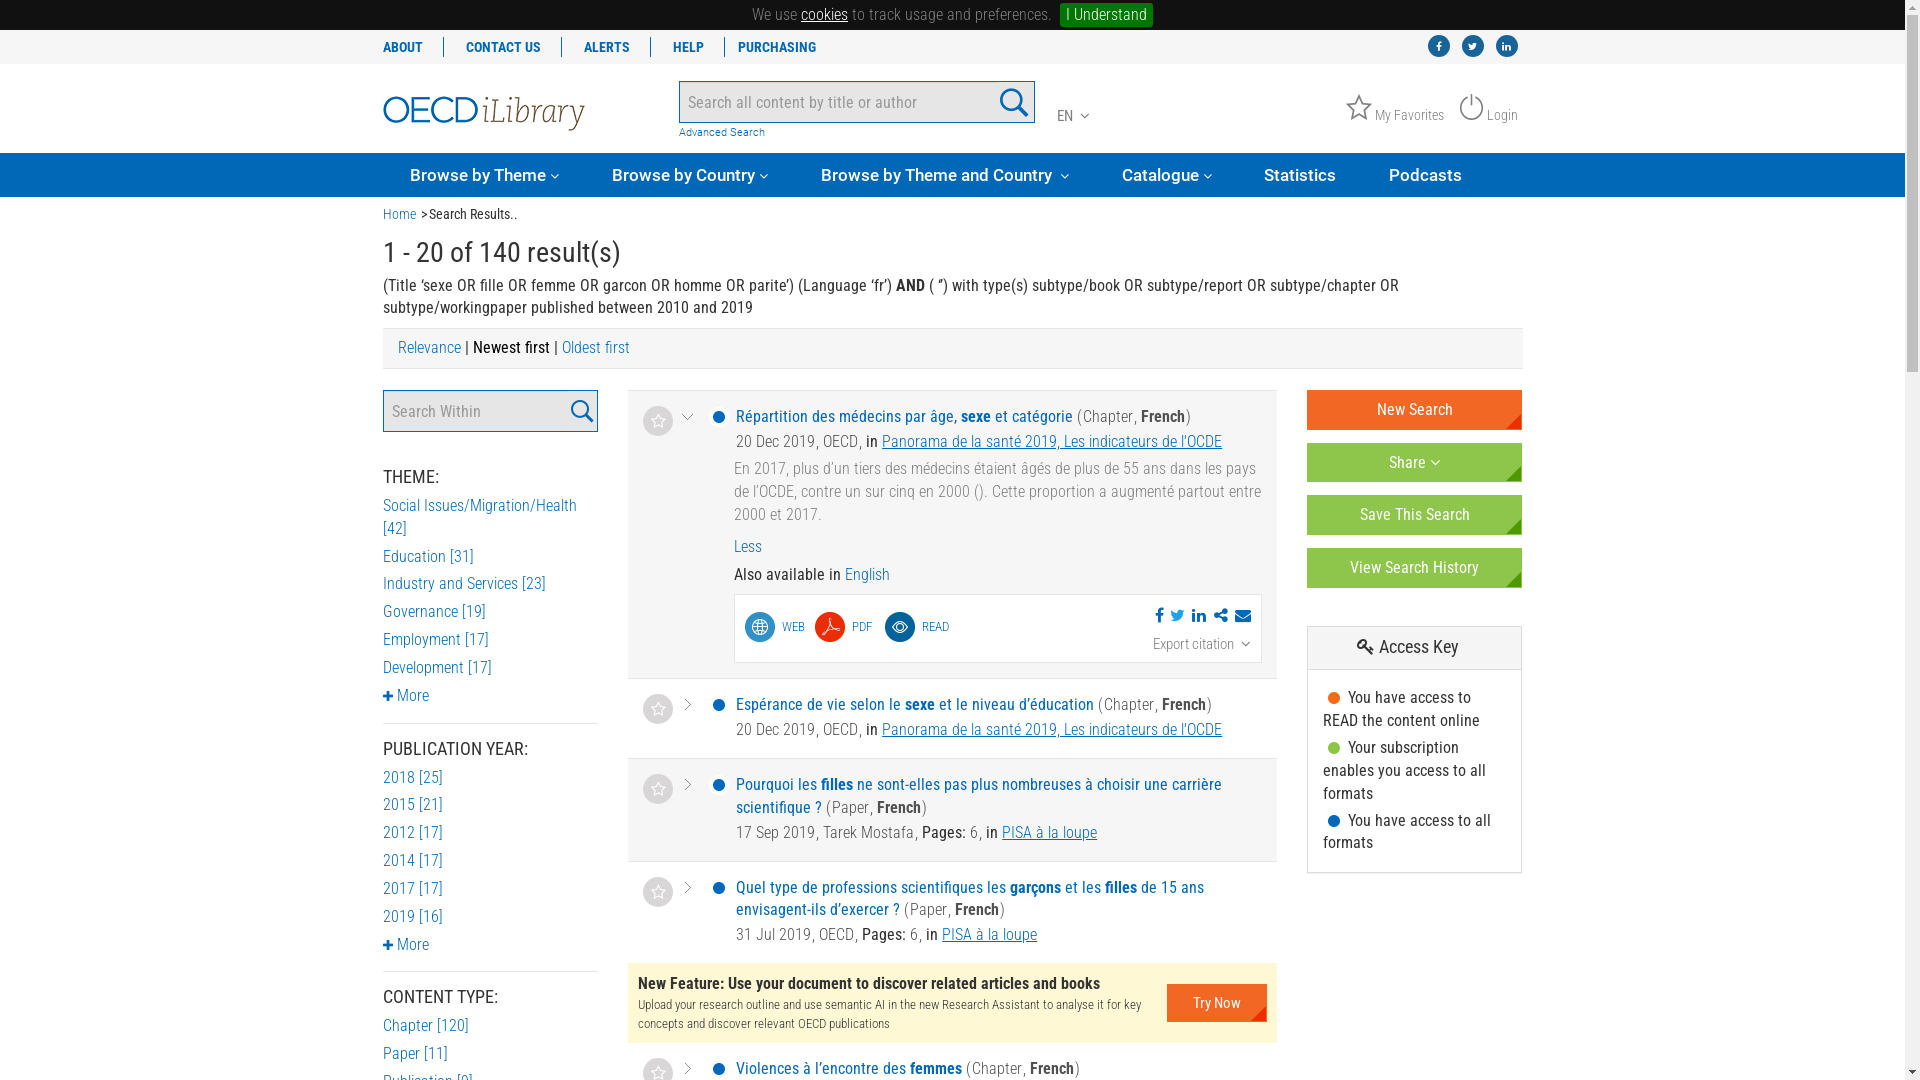 This screenshot has height=1080, width=1920. Describe the element at coordinates (606, 45) in the screenshot. I see `'ALERTS'` at that location.